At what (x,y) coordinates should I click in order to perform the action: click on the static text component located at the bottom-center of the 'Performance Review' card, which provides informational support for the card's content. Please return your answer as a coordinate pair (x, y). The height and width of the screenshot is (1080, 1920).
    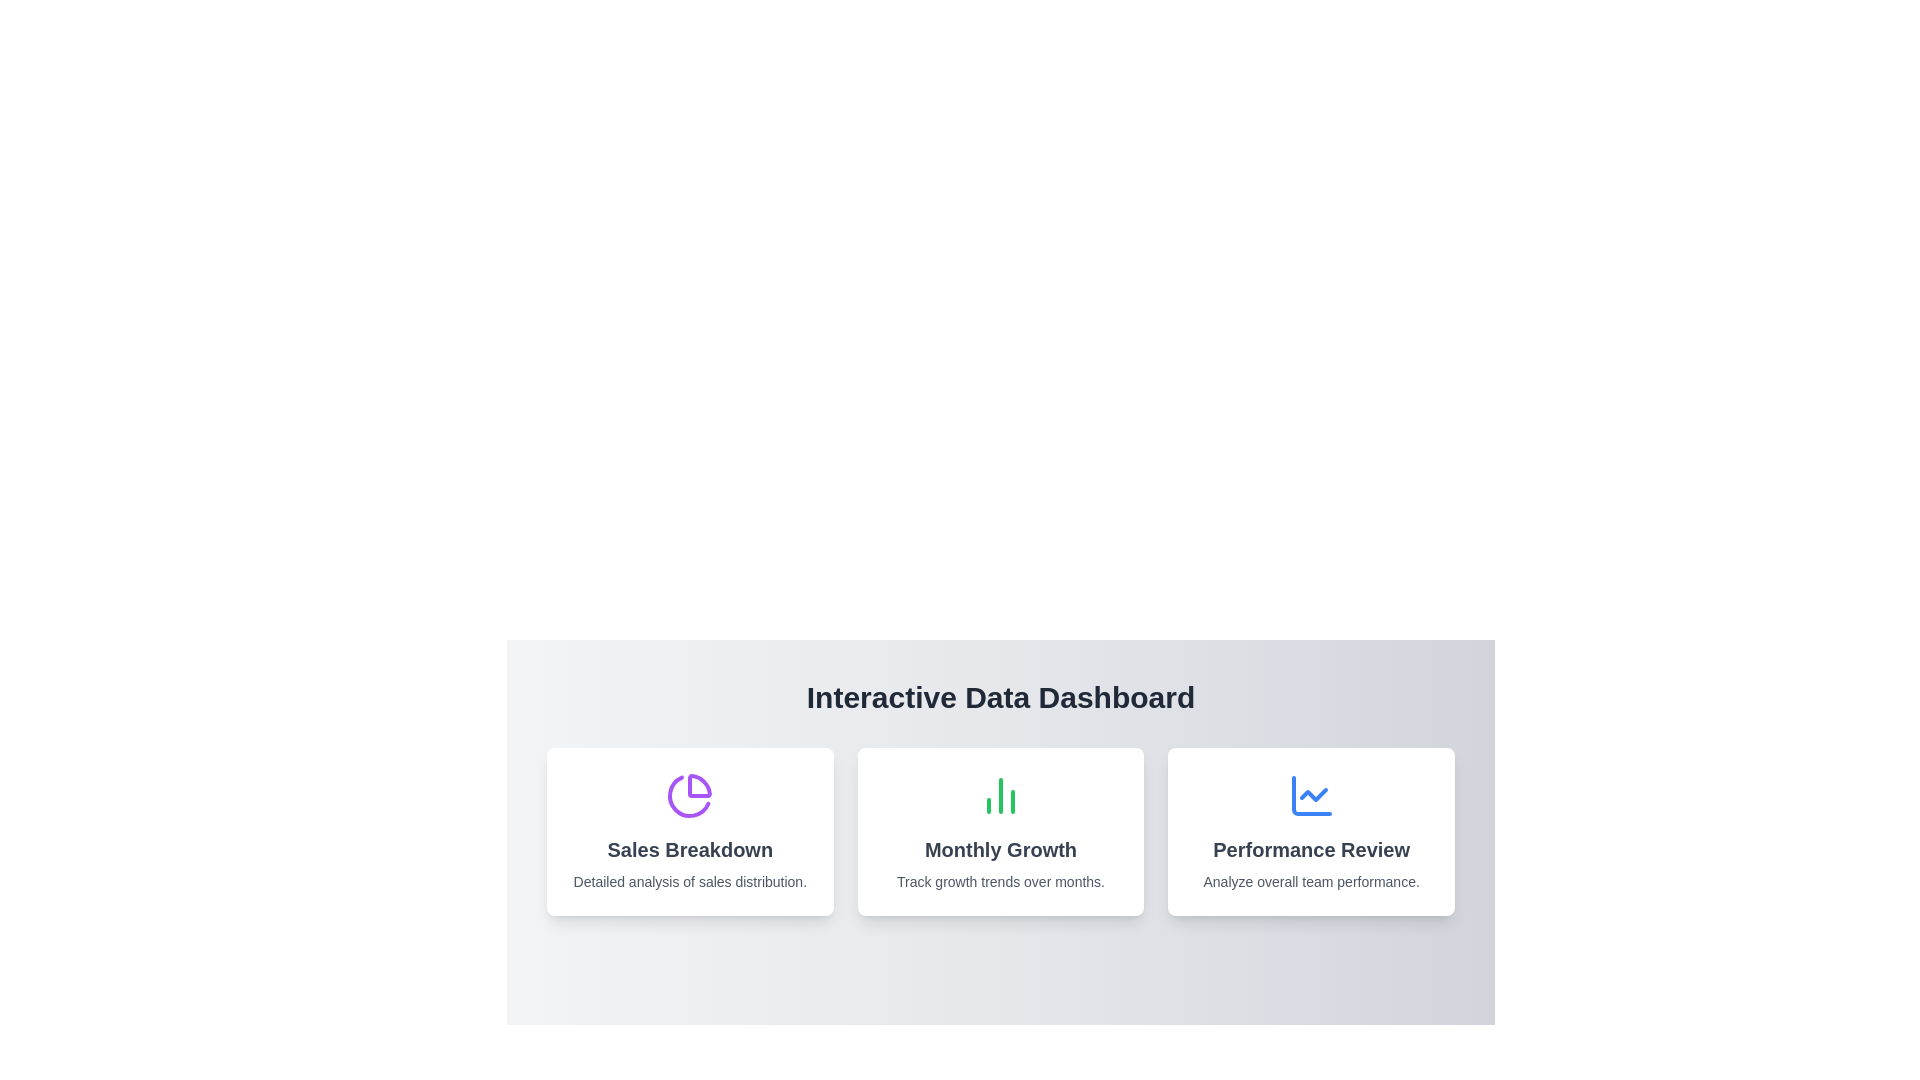
    Looking at the image, I should click on (1311, 881).